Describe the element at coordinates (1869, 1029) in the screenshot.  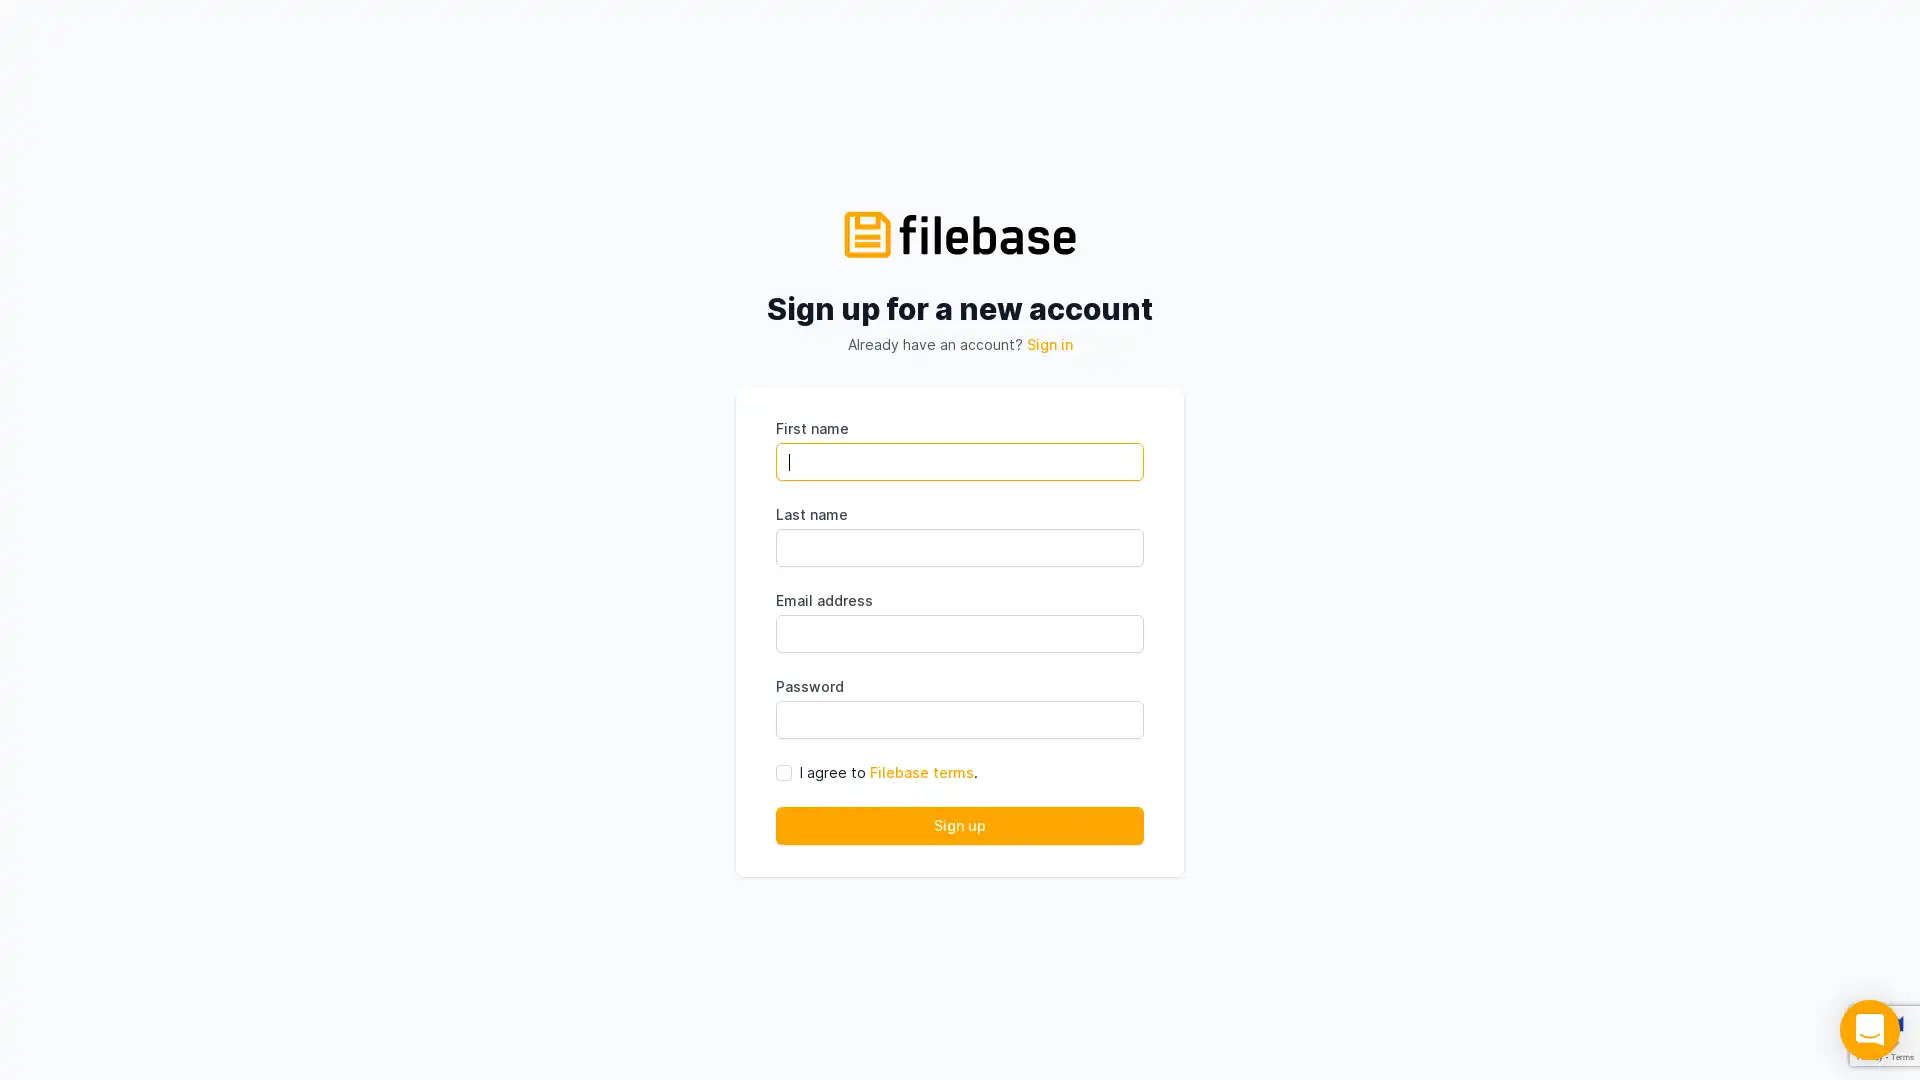
I see `Open Intercom Messenger` at that location.